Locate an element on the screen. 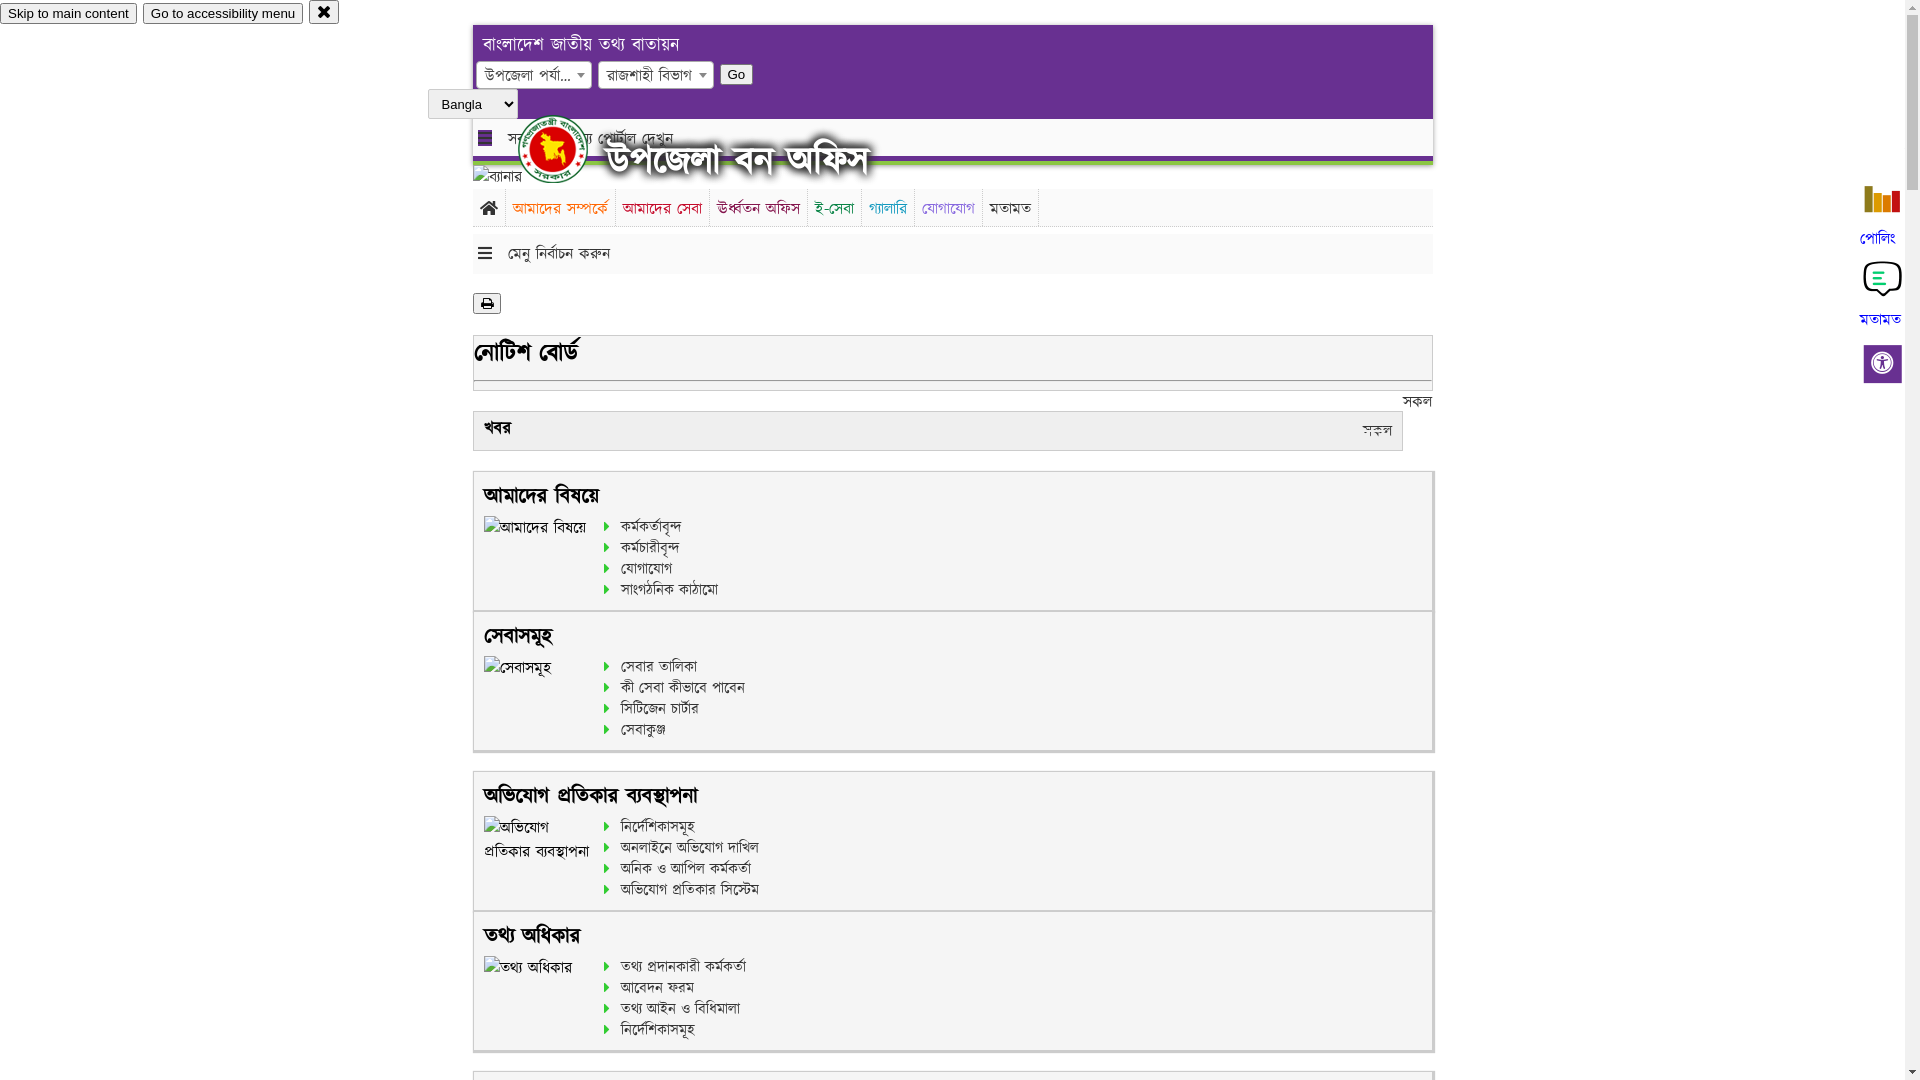  'Go to accessibility menu' is located at coordinates (142, 13).